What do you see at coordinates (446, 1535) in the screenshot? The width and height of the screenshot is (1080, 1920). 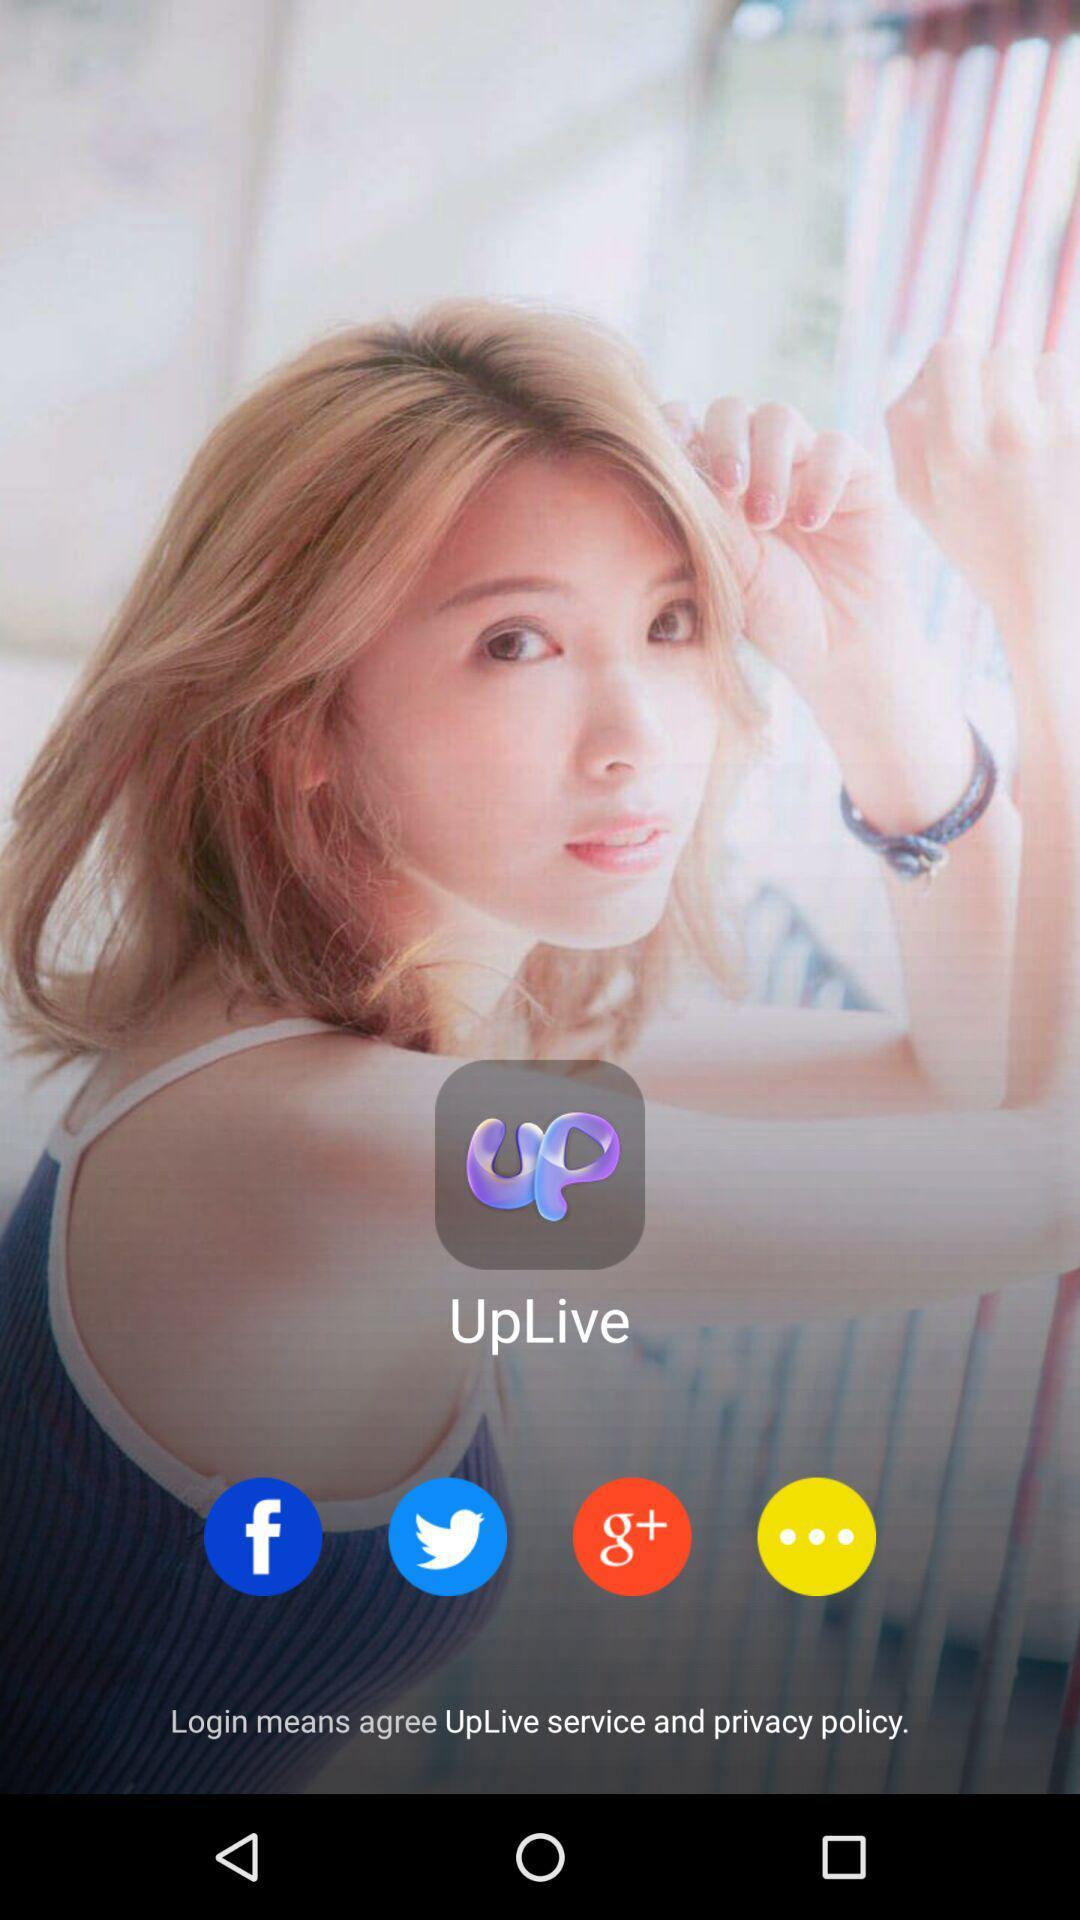 I see `the twitter icon` at bounding box center [446, 1535].